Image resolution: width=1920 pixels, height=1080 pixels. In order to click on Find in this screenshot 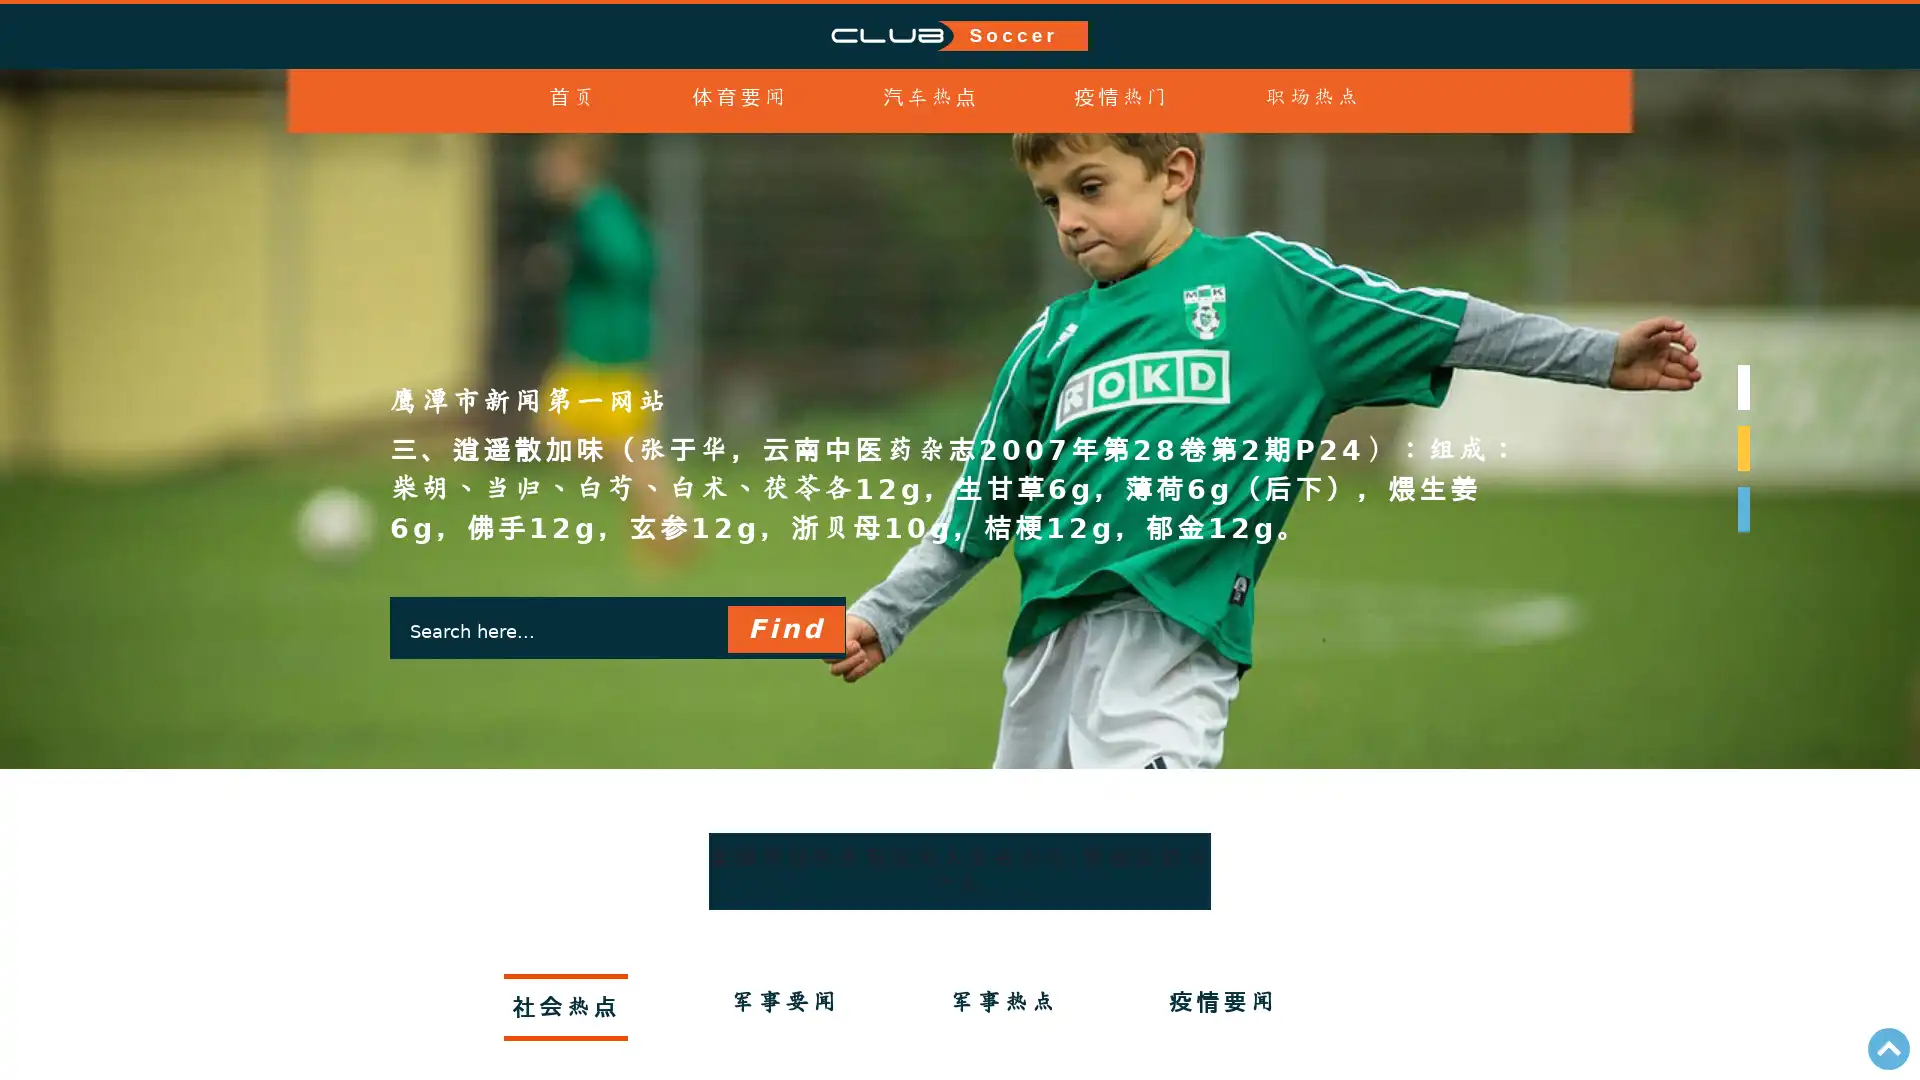, I will do `click(784, 627)`.